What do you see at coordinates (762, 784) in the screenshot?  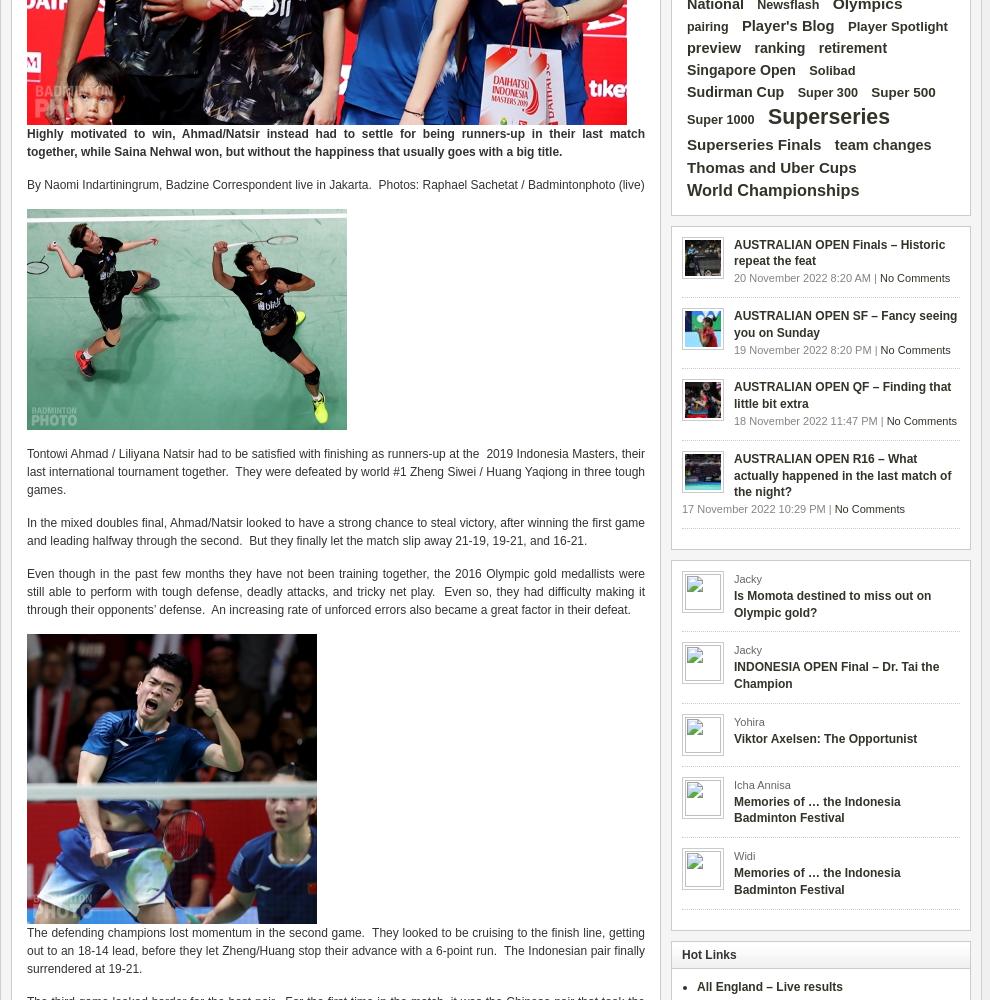 I see `'Icha Annisa'` at bounding box center [762, 784].